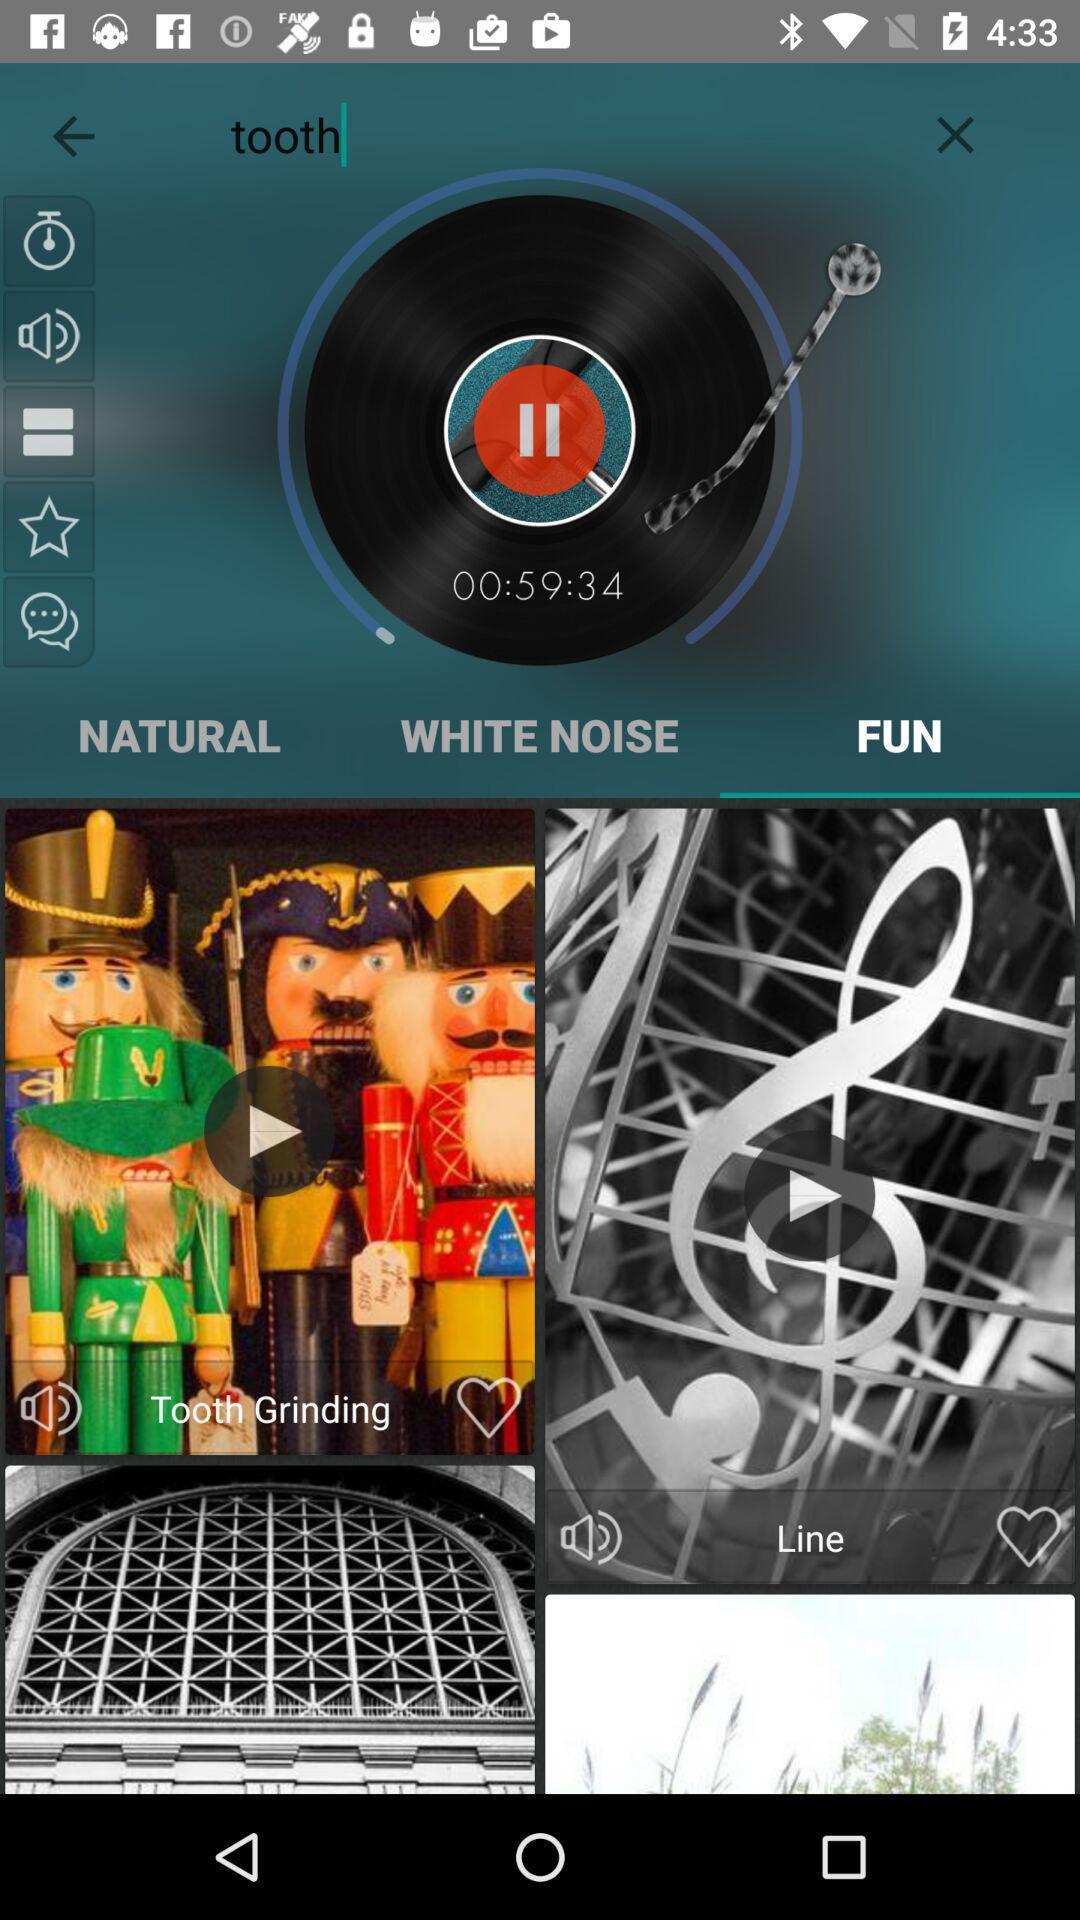  Describe the element at coordinates (50, 1407) in the screenshot. I see `volume control` at that location.